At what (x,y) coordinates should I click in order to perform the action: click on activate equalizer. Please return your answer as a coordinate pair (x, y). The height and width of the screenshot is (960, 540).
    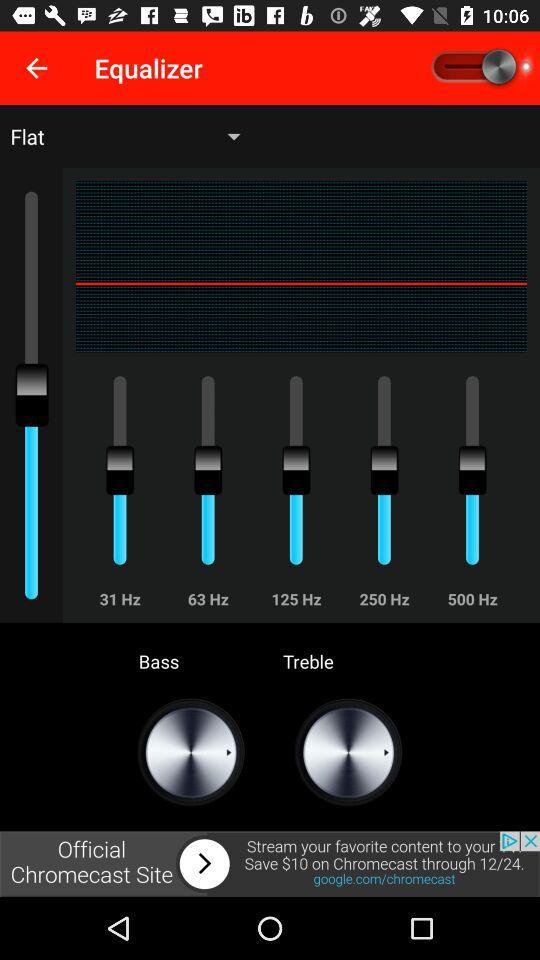
    Looking at the image, I should click on (479, 68).